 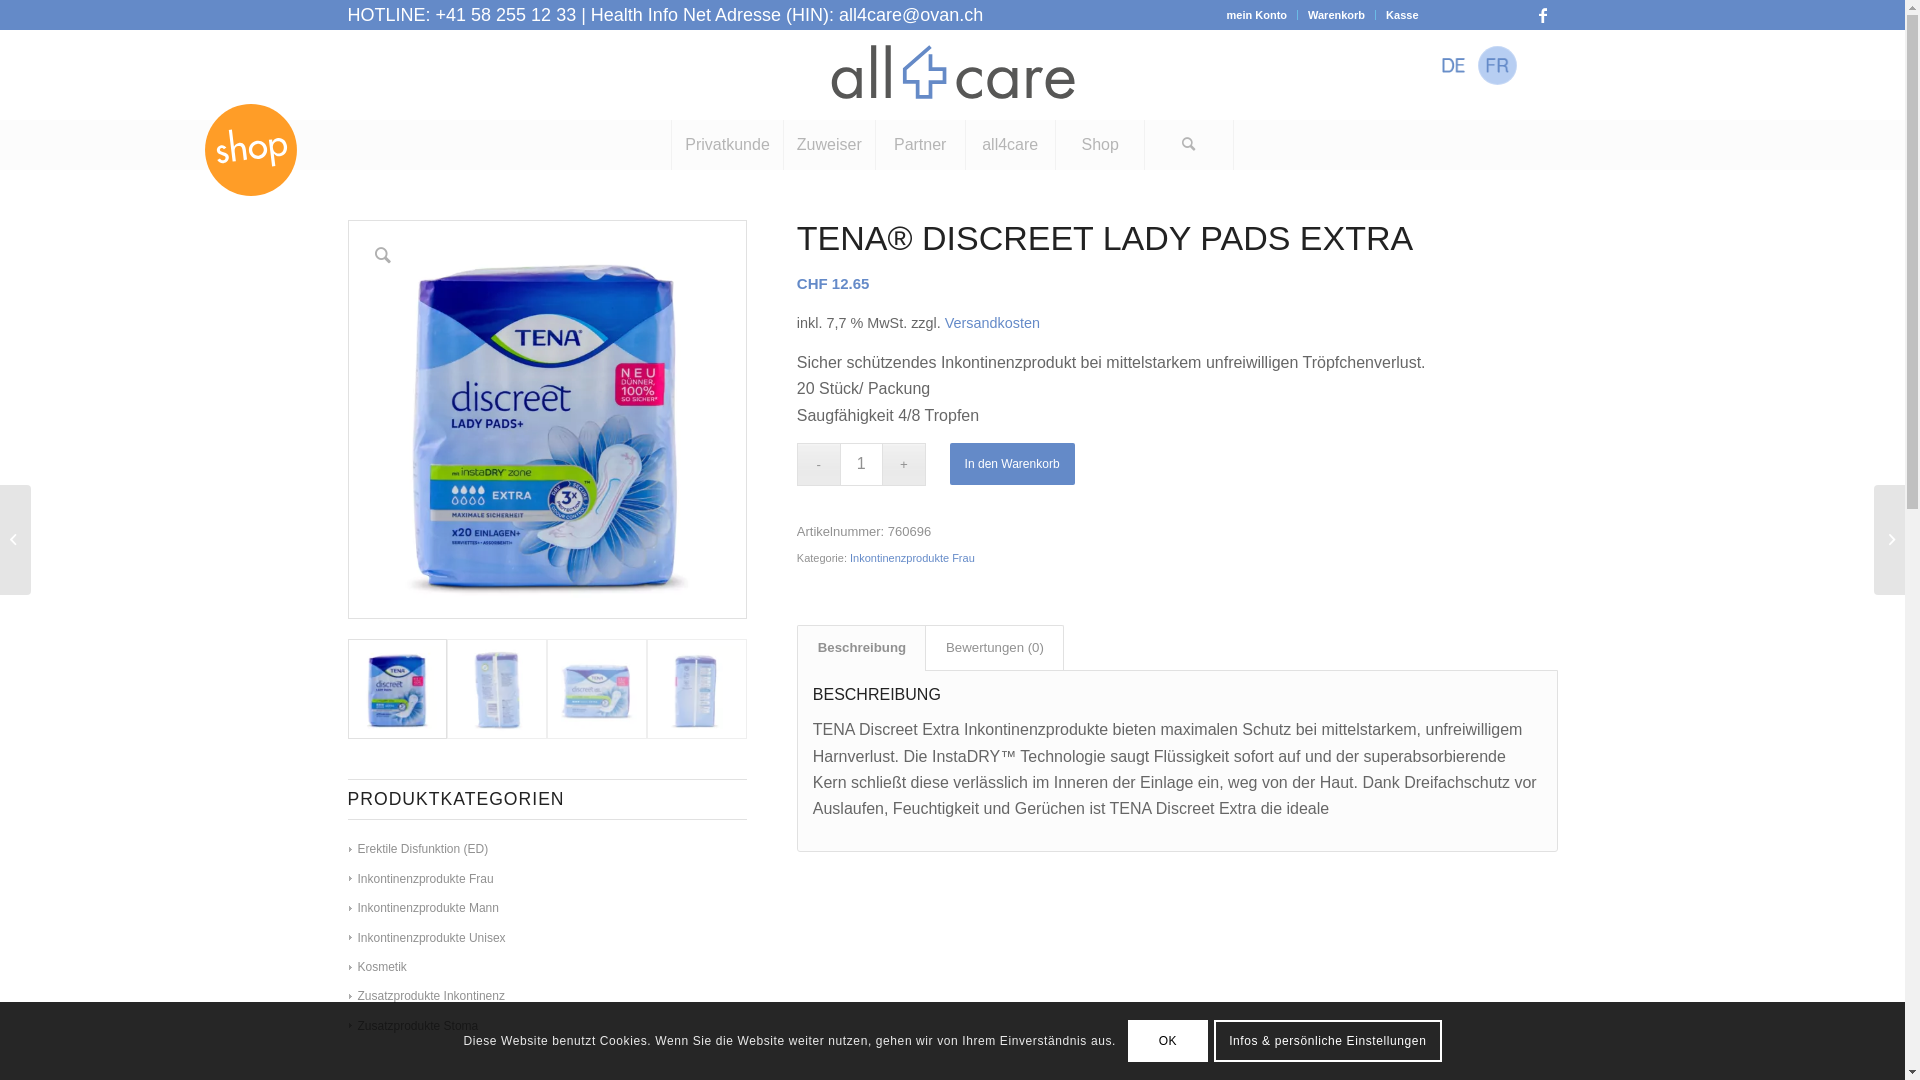 I want to click on 'Deutsch', so click(x=1453, y=64).